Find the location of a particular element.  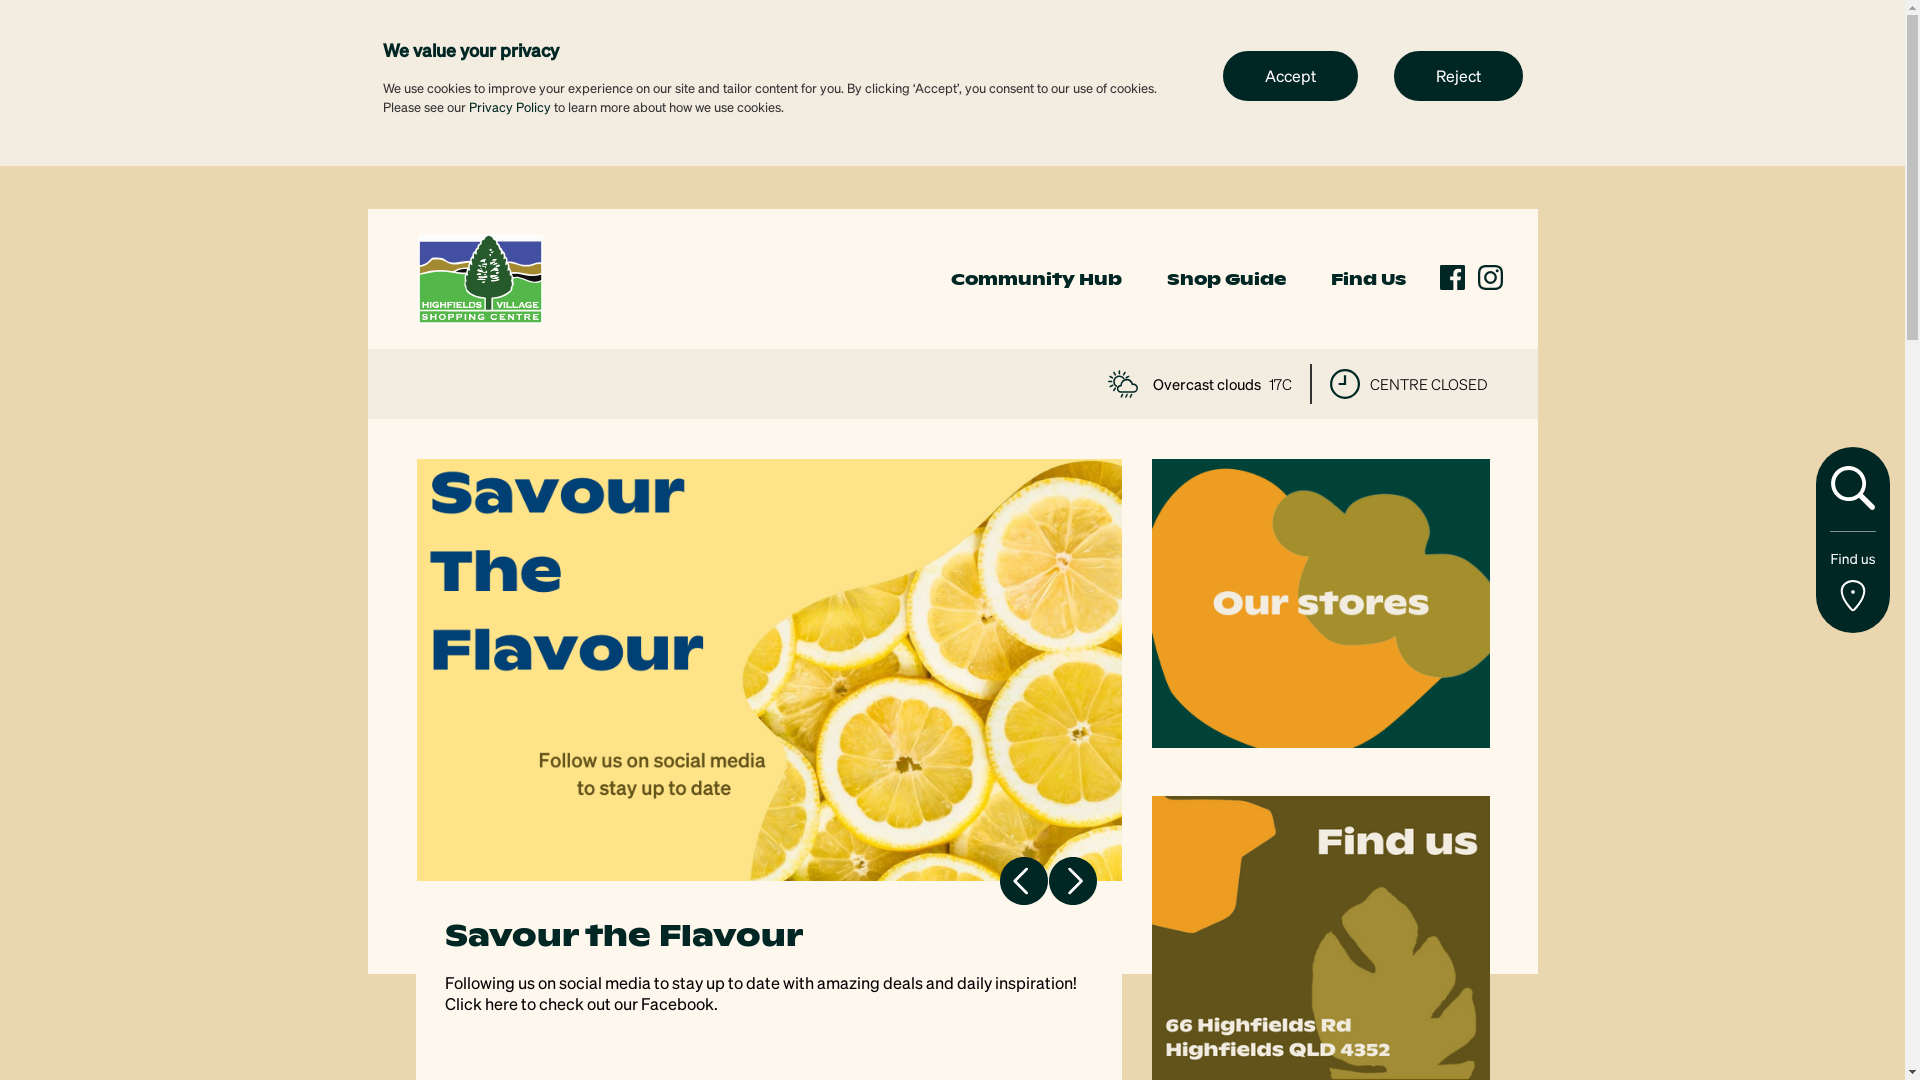

'time' is located at coordinates (1344, 384).